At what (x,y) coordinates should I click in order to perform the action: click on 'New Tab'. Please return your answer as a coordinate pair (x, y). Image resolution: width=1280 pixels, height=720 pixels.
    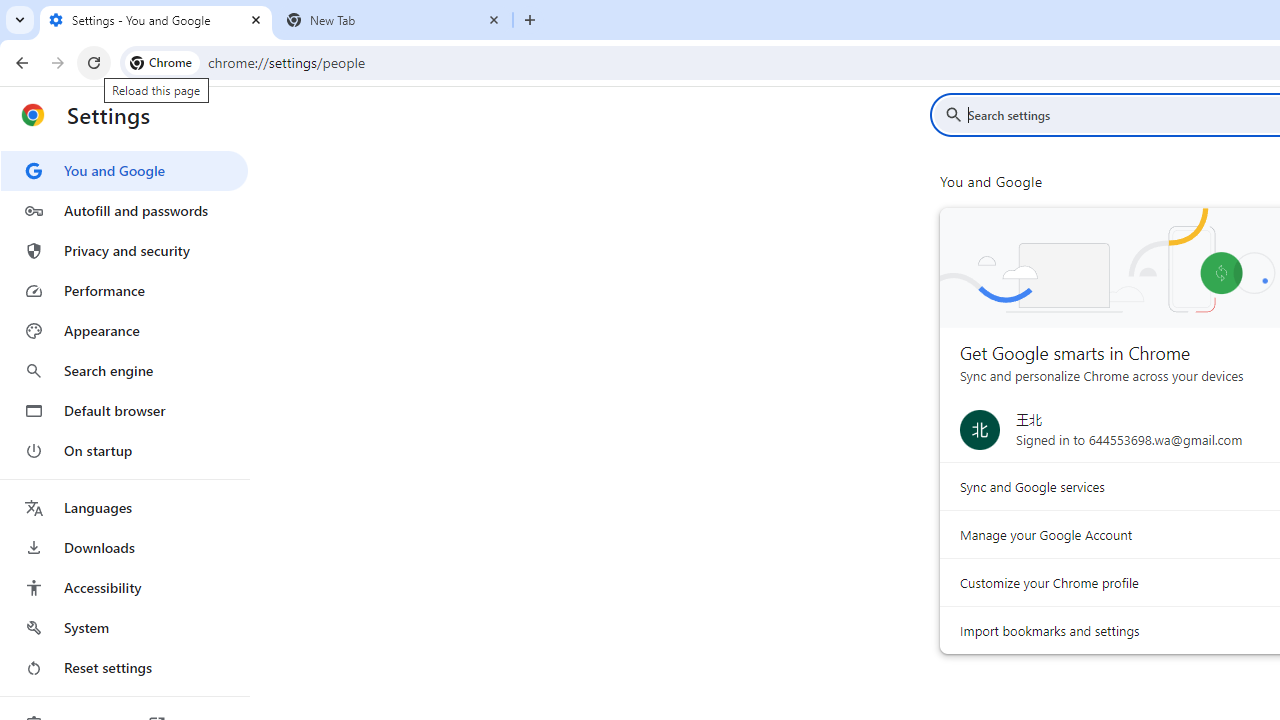
    Looking at the image, I should click on (394, 20).